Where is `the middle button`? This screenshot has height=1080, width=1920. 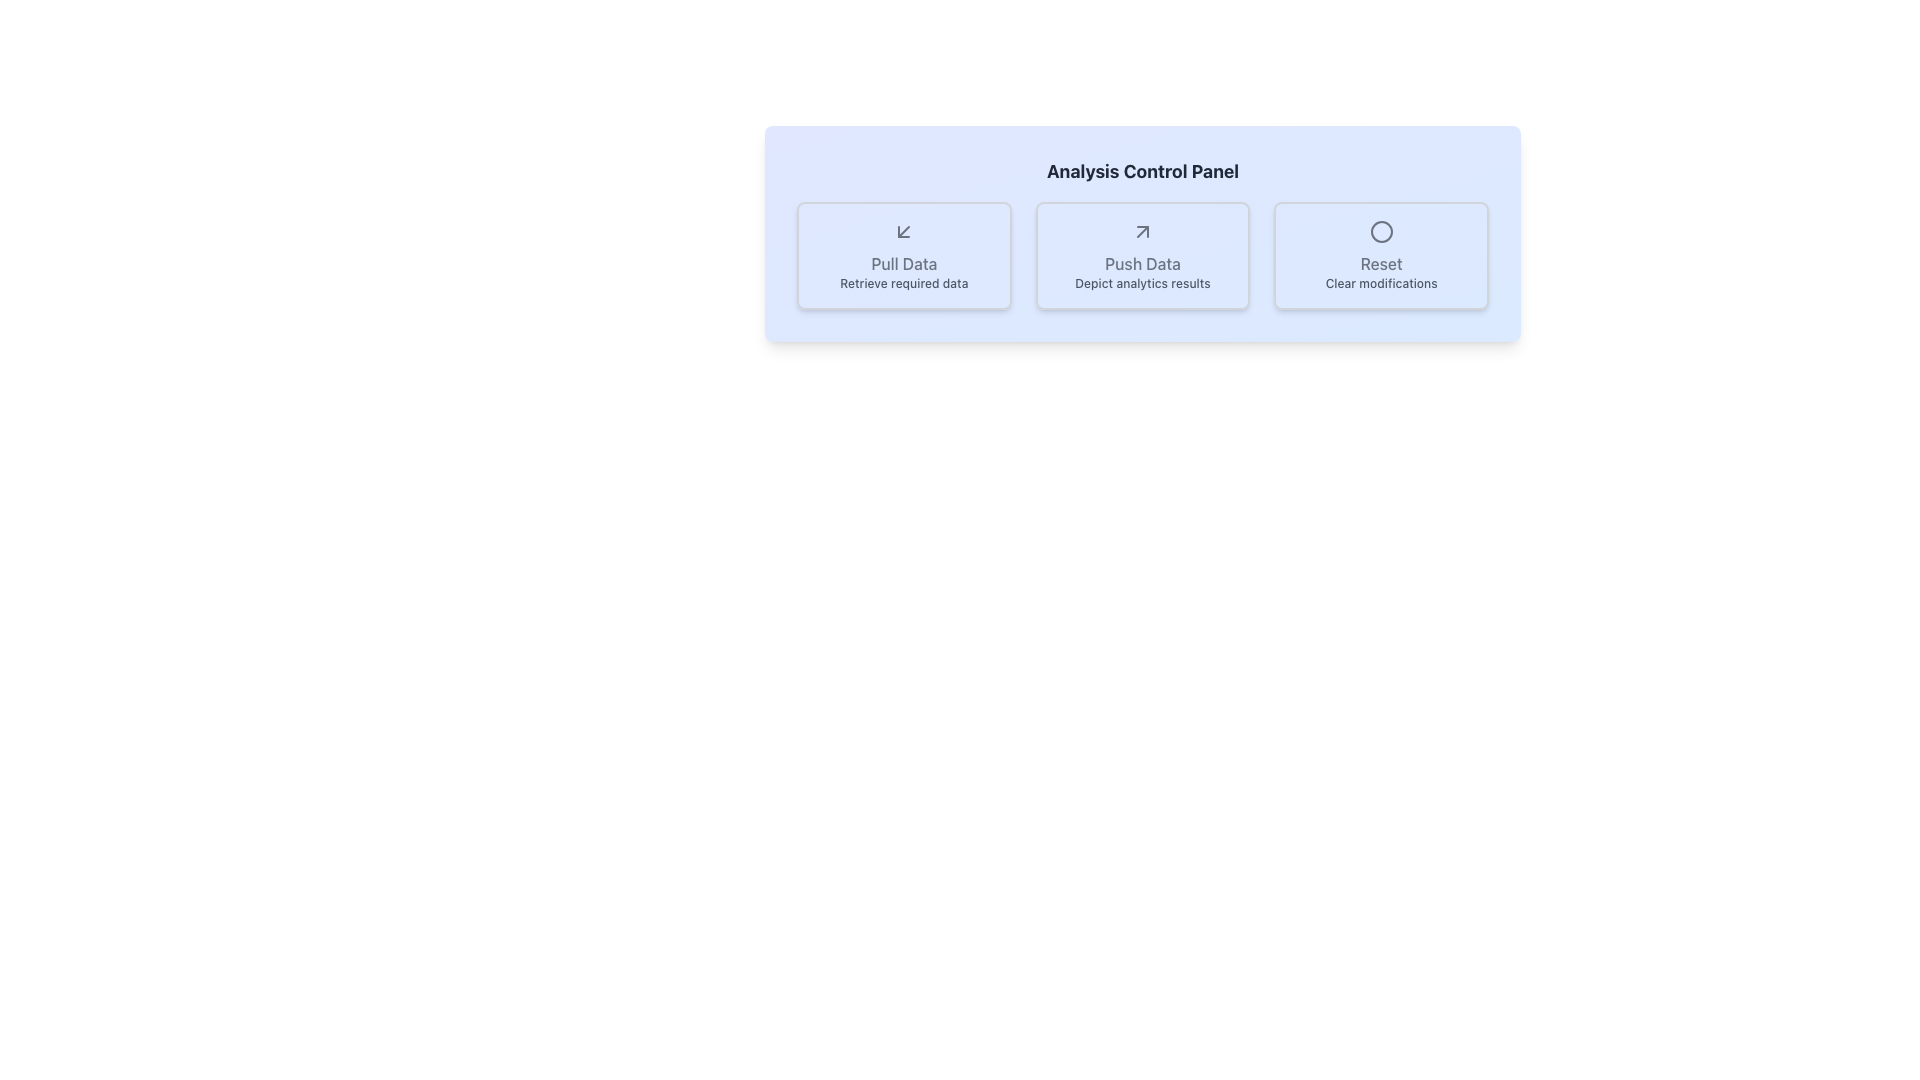 the middle button is located at coordinates (1142, 254).